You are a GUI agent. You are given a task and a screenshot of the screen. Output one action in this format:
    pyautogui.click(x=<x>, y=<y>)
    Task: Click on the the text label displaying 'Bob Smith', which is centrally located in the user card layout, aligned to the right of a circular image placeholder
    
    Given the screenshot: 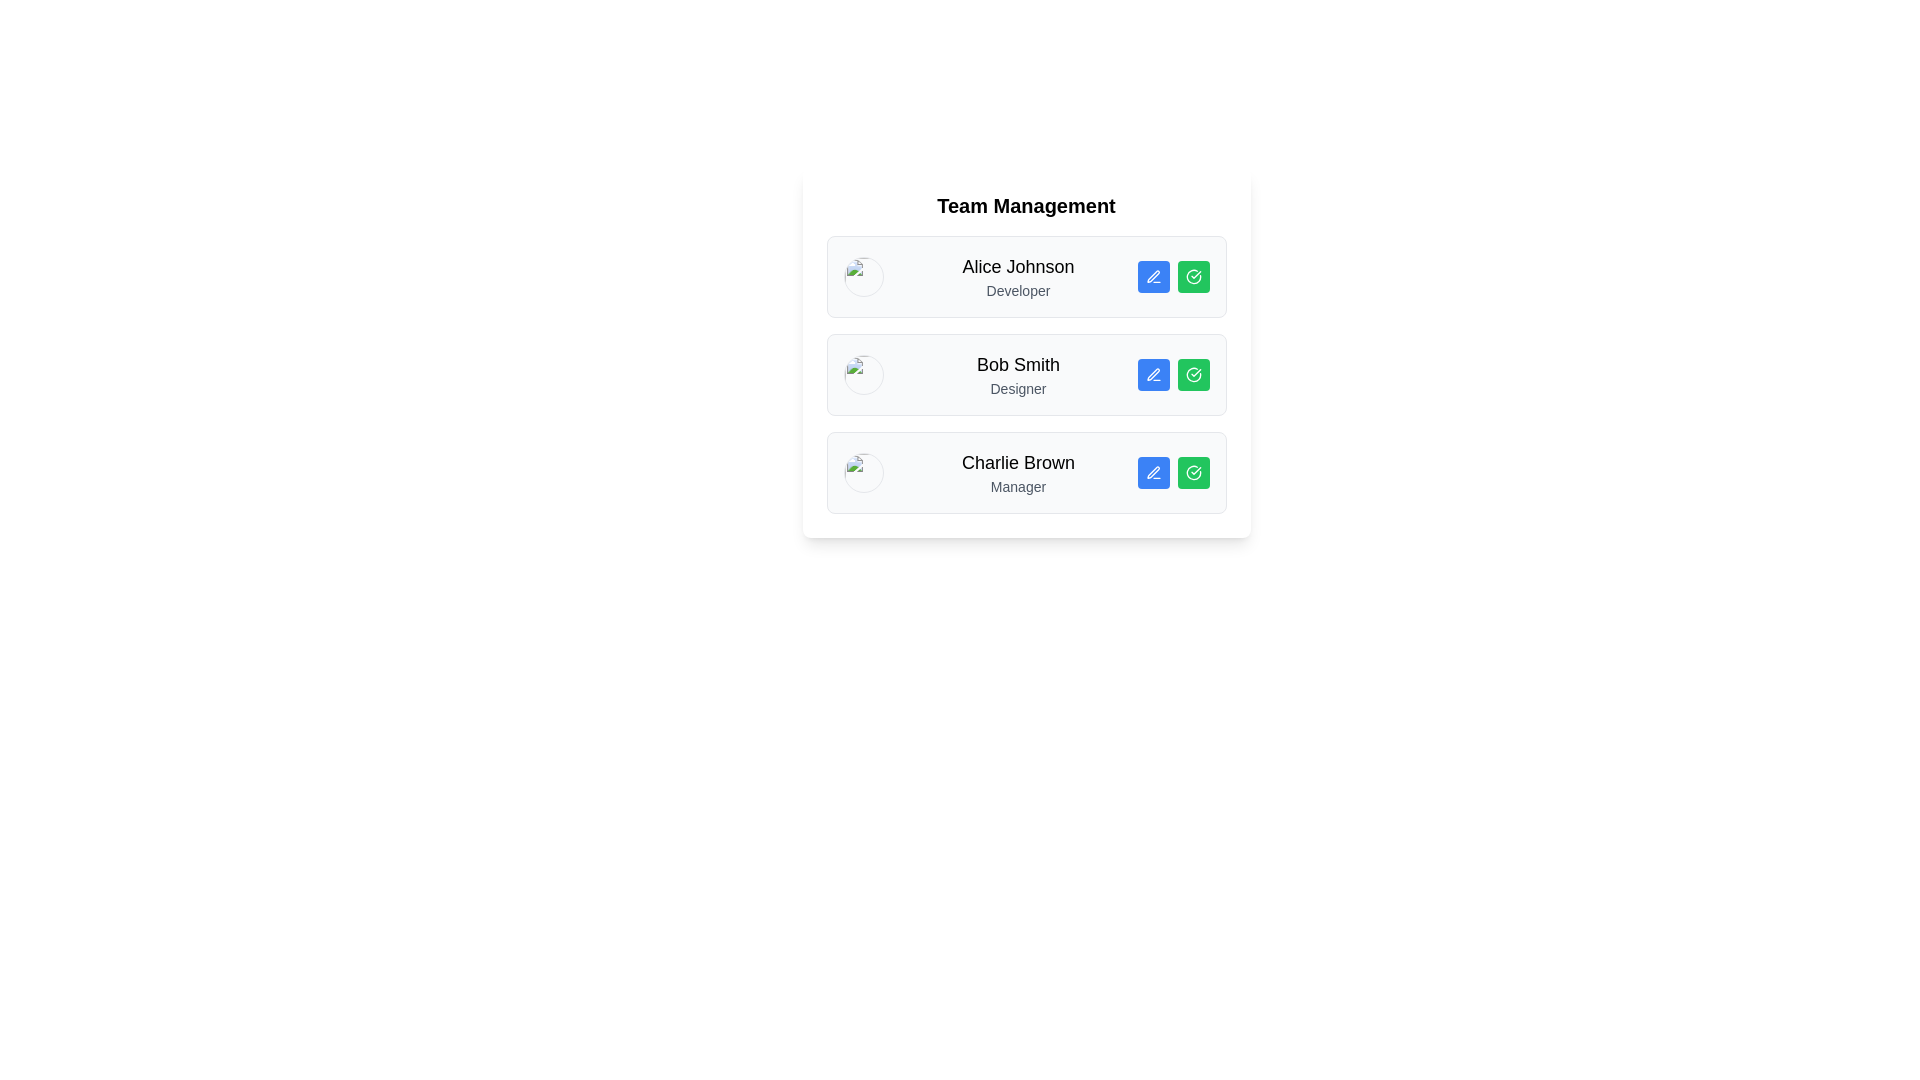 What is the action you would take?
    pyautogui.click(x=1018, y=374)
    